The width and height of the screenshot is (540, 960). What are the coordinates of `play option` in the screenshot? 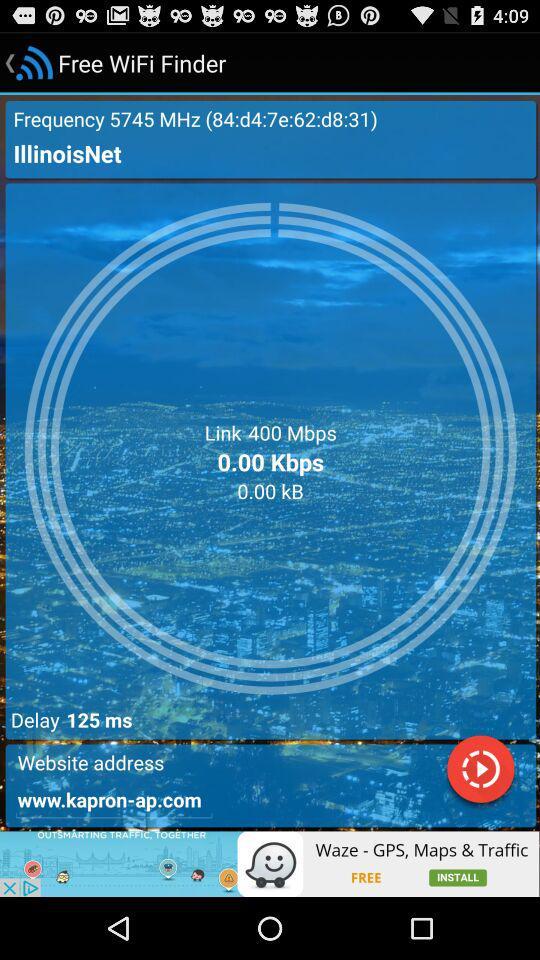 It's located at (479, 771).